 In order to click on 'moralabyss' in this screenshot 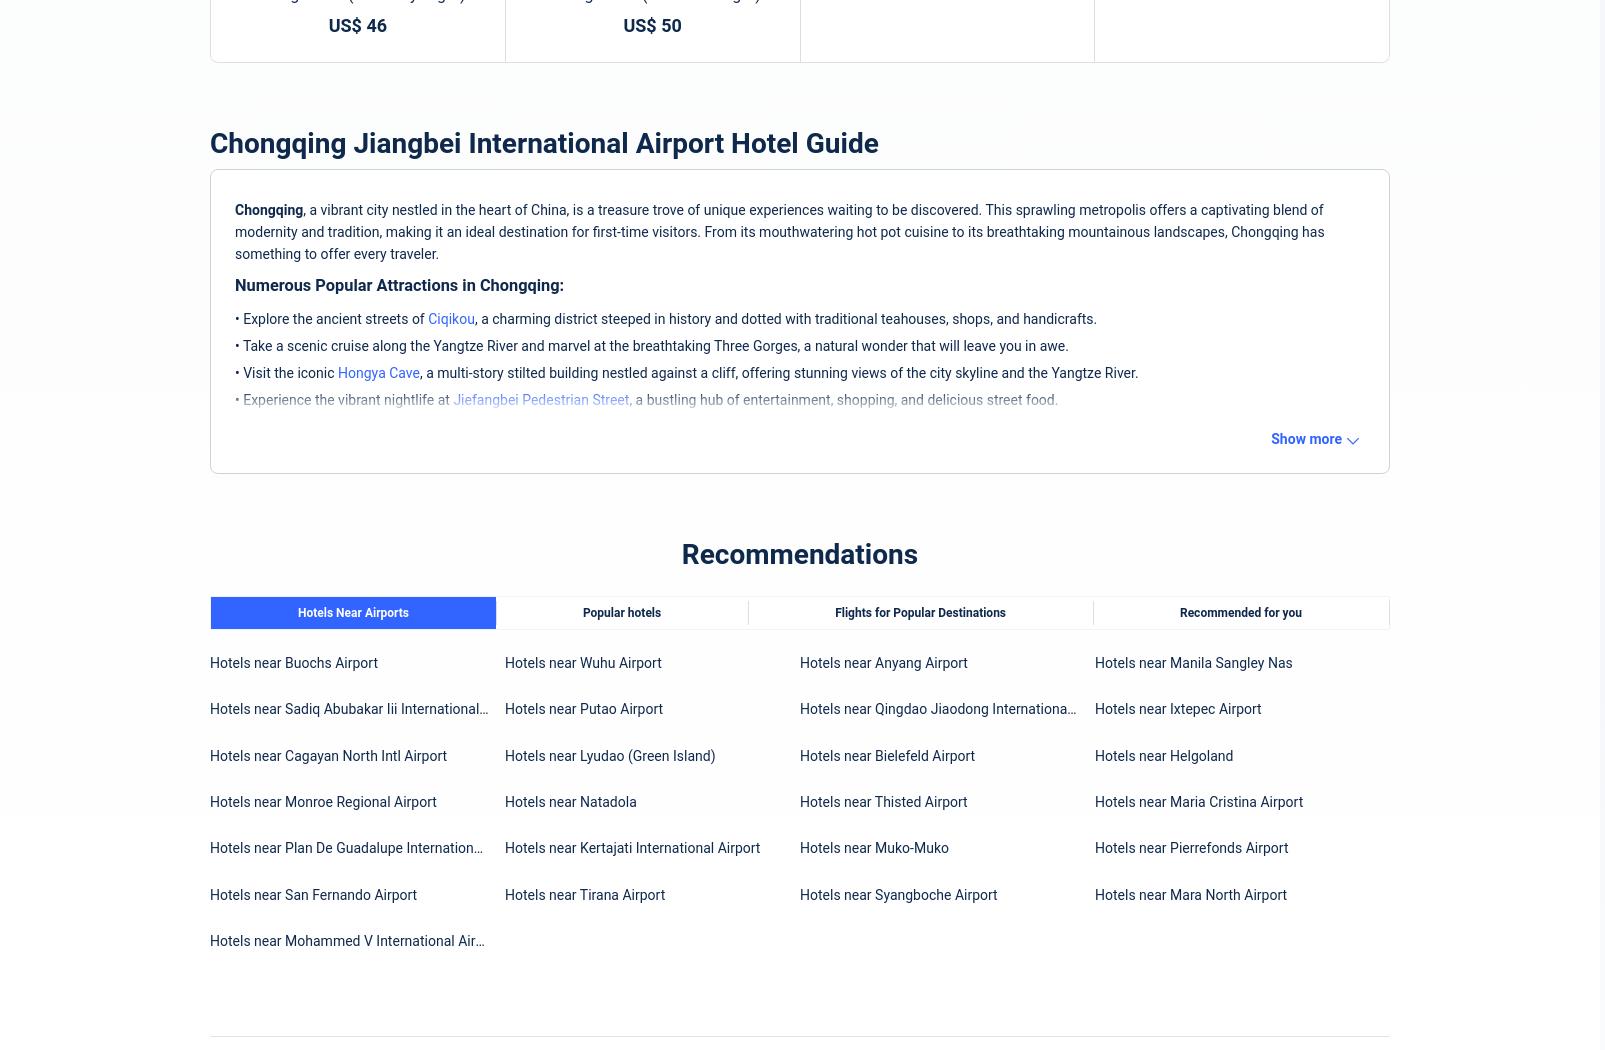, I will do `click(921, 110)`.